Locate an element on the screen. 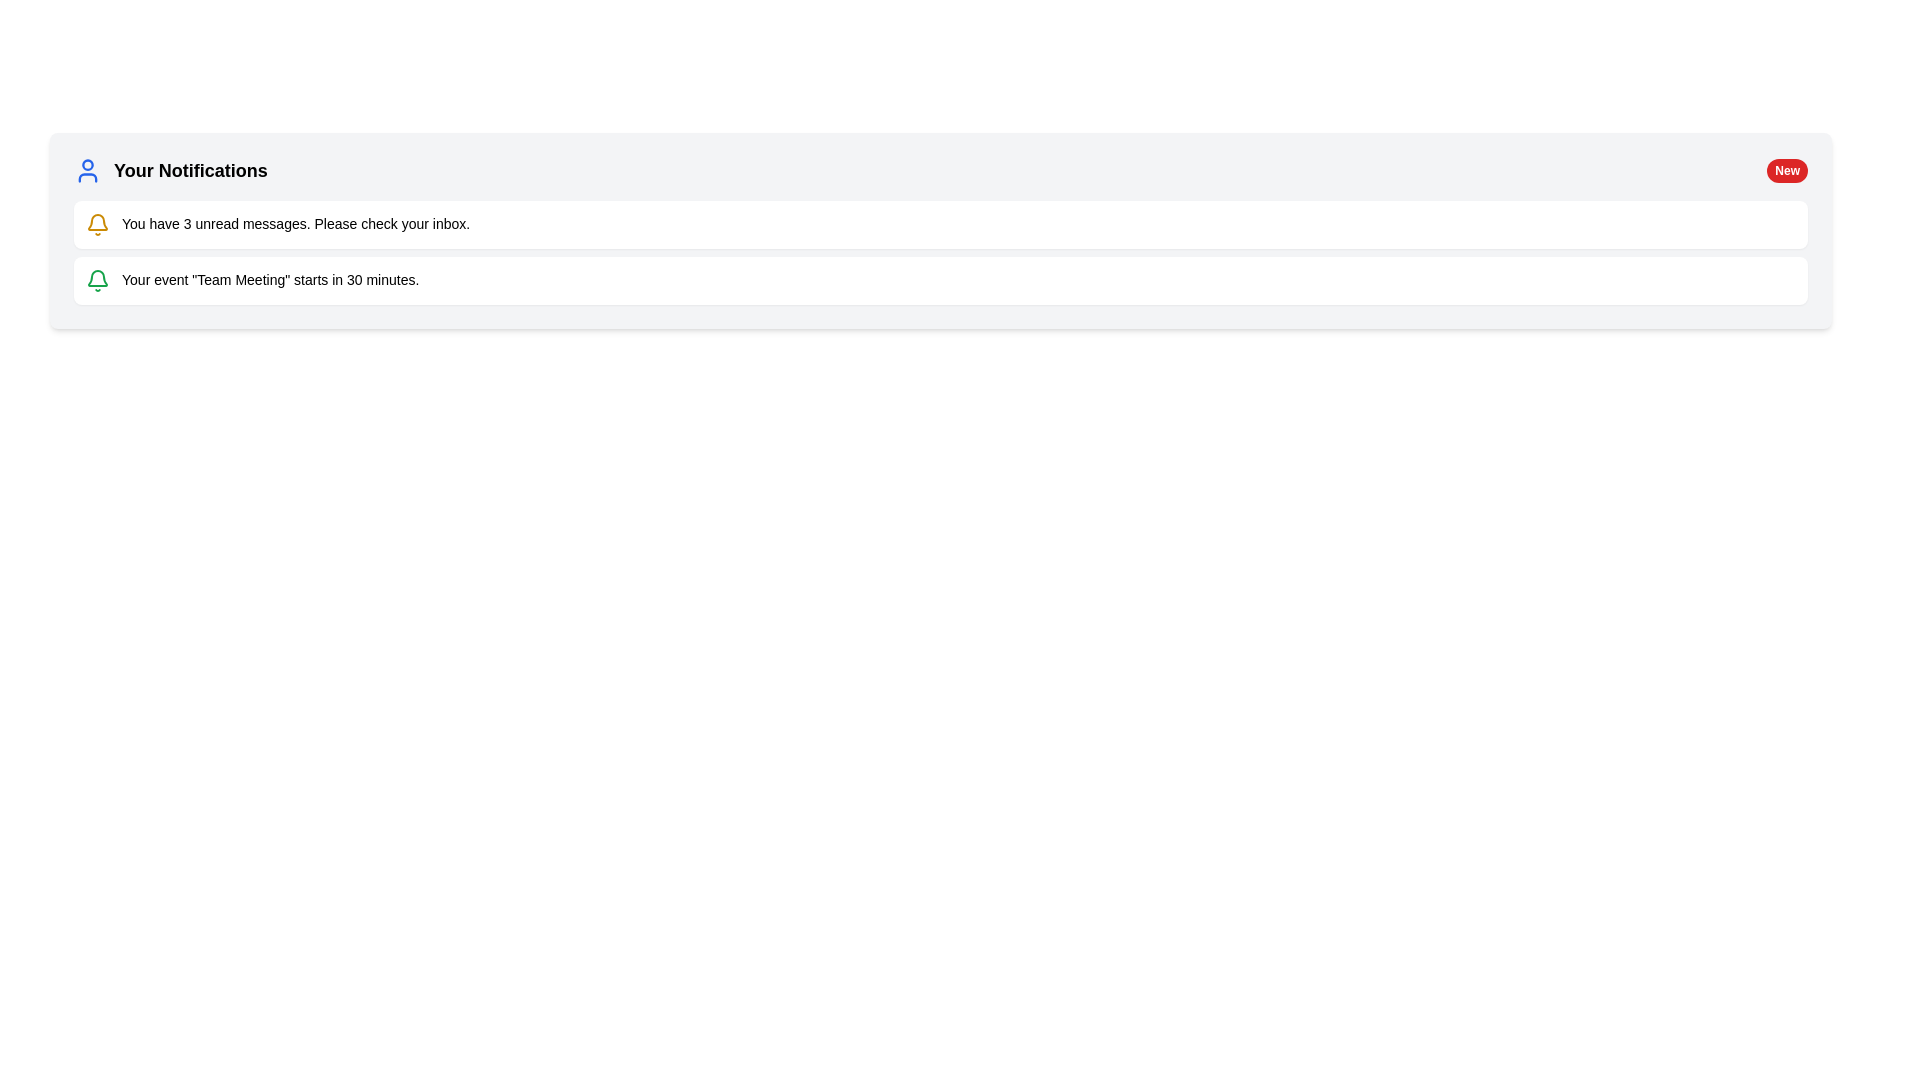 The image size is (1920, 1080). notification message displaying 'Team Meeting' with 30 minutes remaining, located beneath another notification in the vertical list is located at coordinates (269, 281).